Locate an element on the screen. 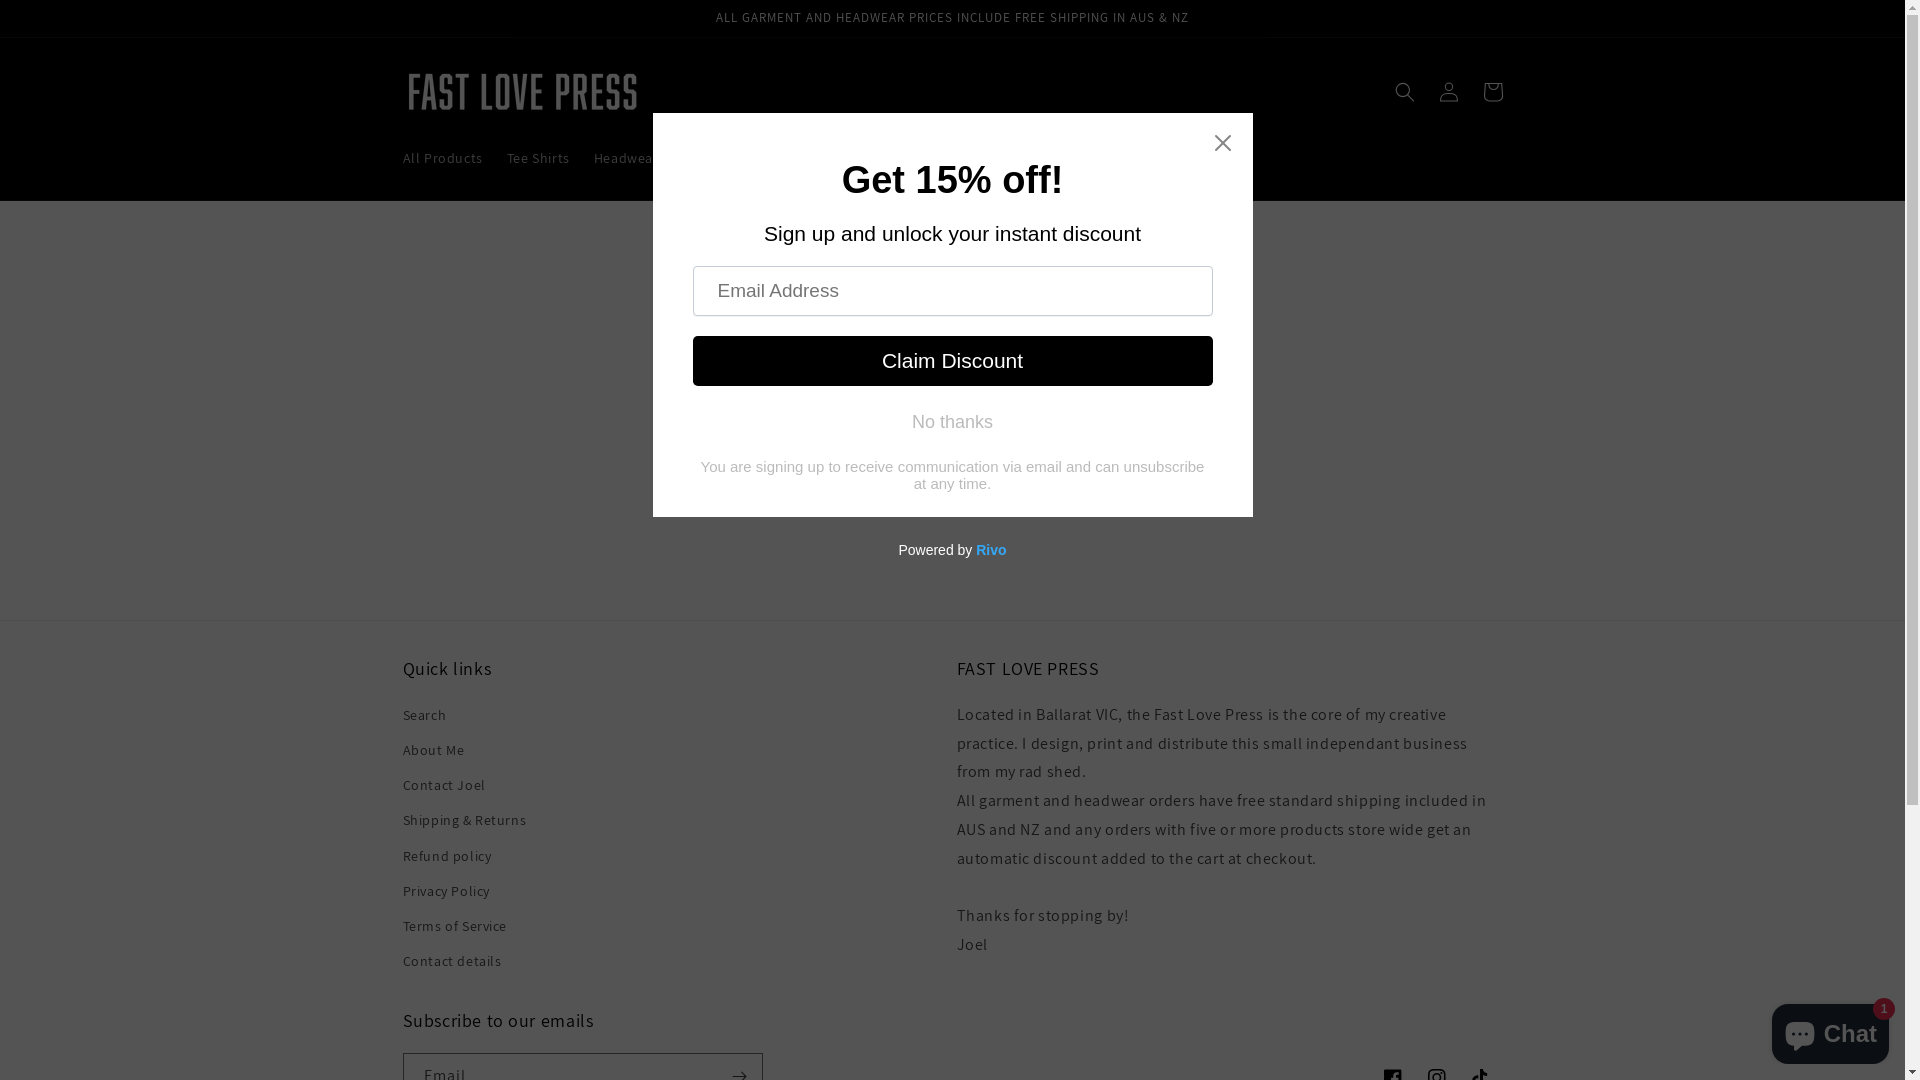  'Headwear' is located at coordinates (625, 157).